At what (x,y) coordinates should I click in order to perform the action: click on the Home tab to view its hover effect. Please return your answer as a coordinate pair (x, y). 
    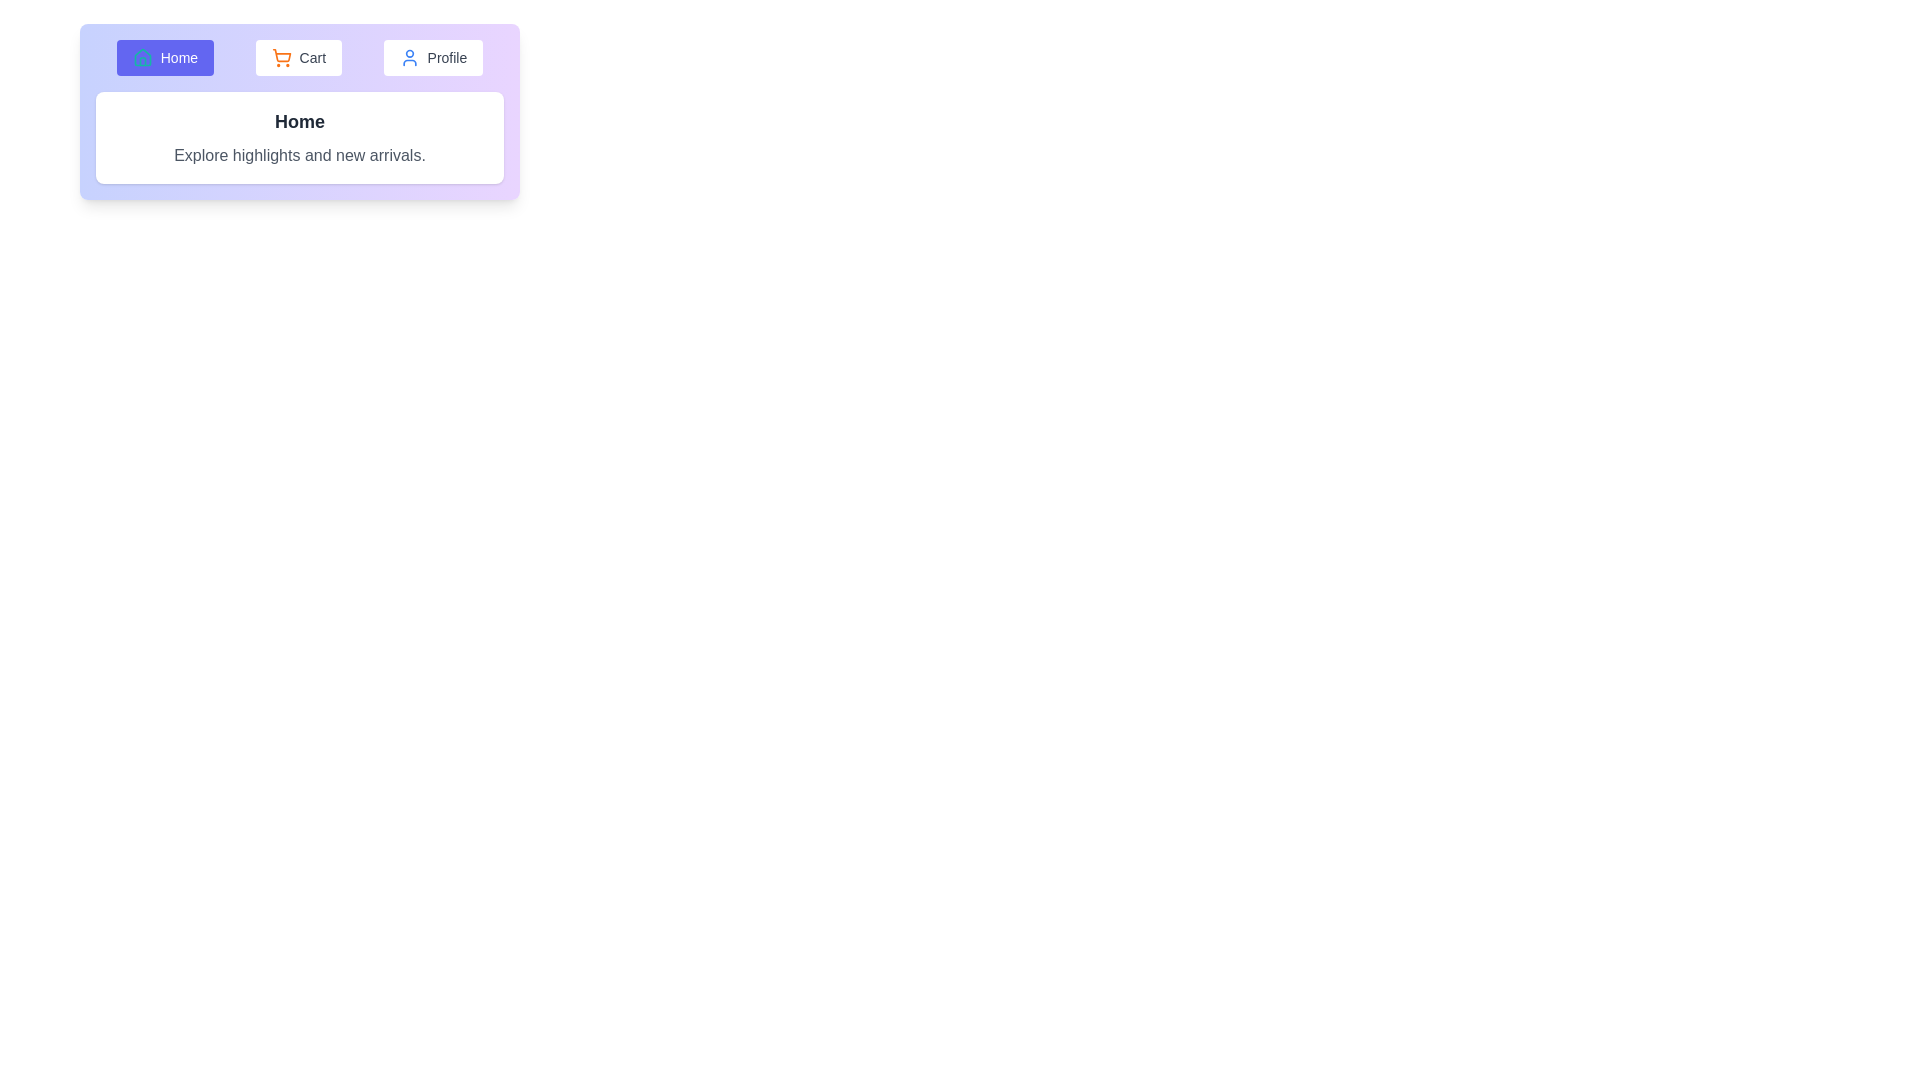
    Looking at the image, I should click on (164, 56).